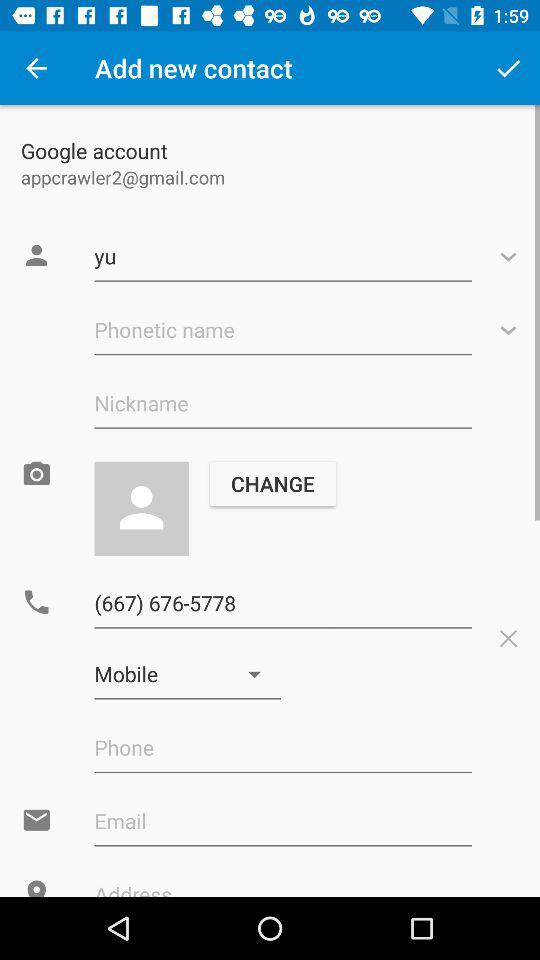 This screenshot has width=540, height=960. Describe the element at coordinates (36, 886) in the screenshot. I see `the icon to the left of address` at that location.